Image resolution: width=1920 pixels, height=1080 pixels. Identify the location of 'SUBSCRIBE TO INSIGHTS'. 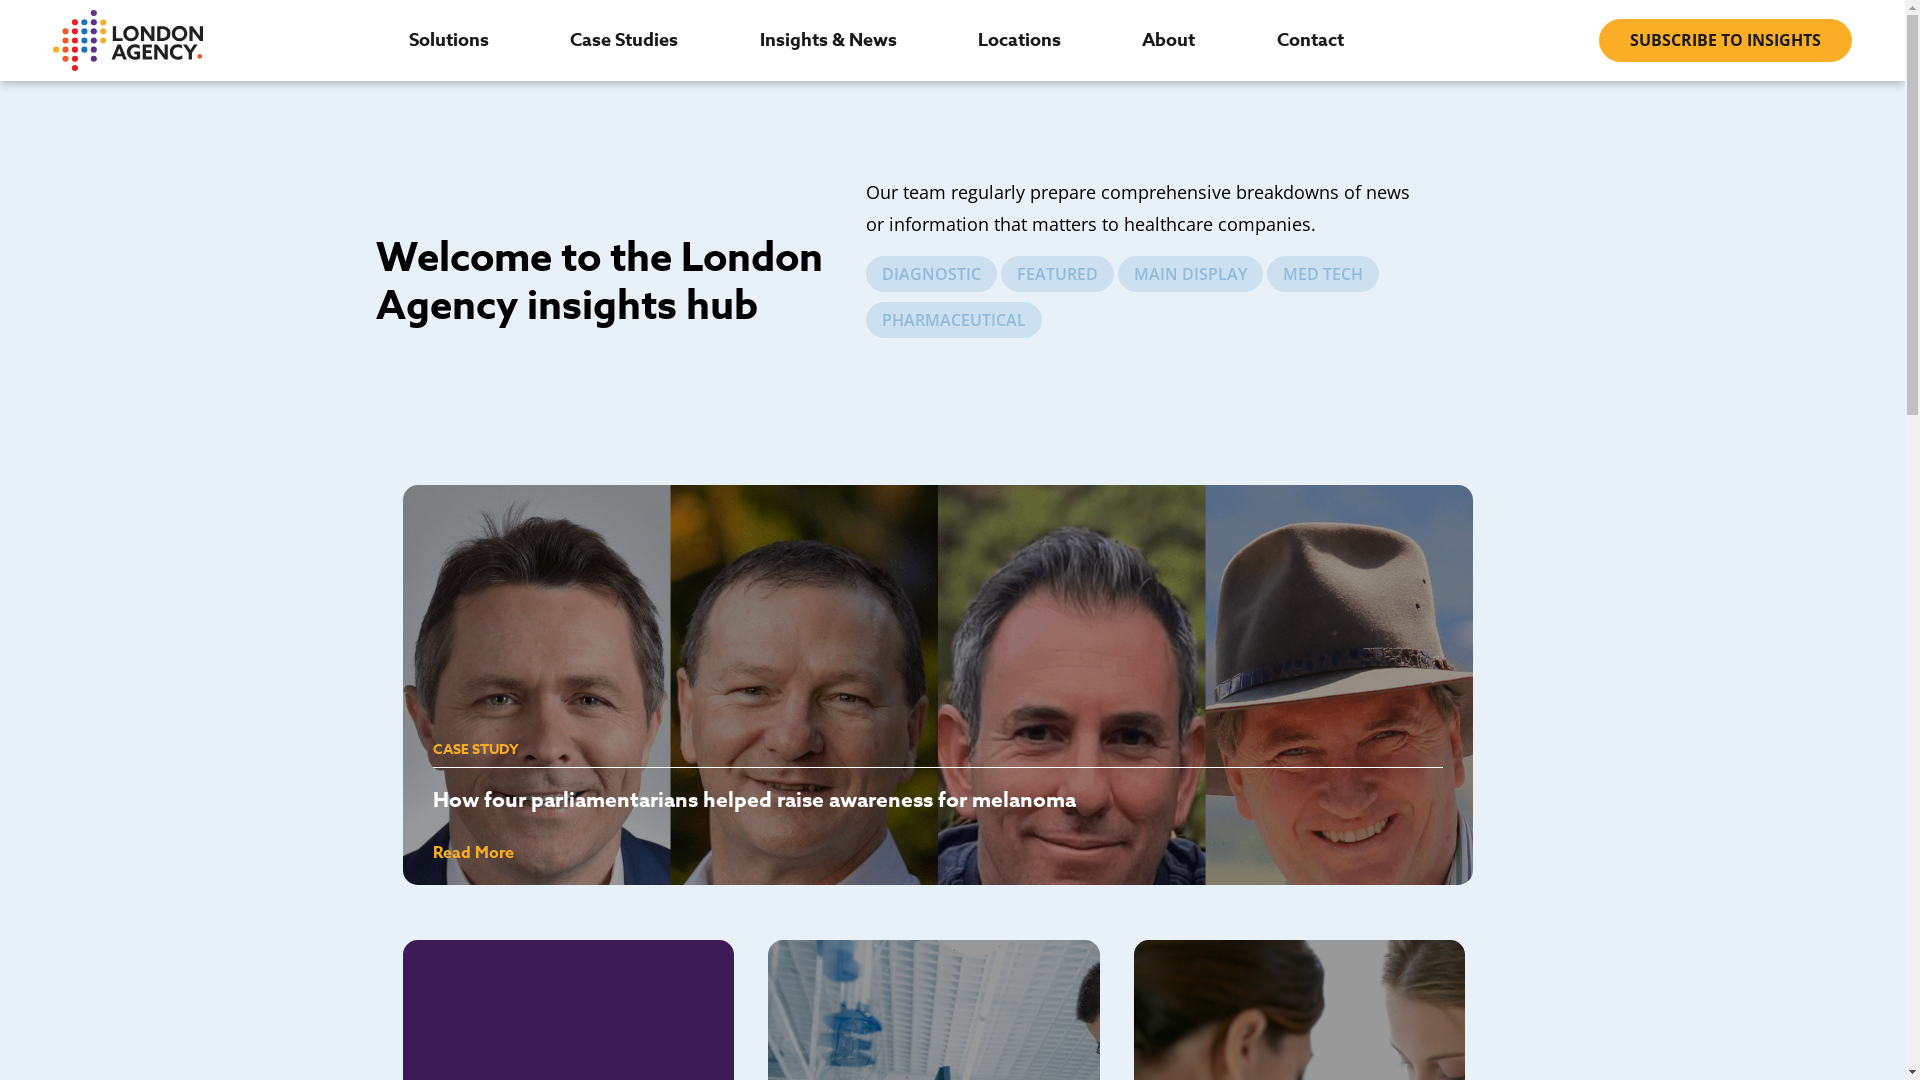
(1724, 40).